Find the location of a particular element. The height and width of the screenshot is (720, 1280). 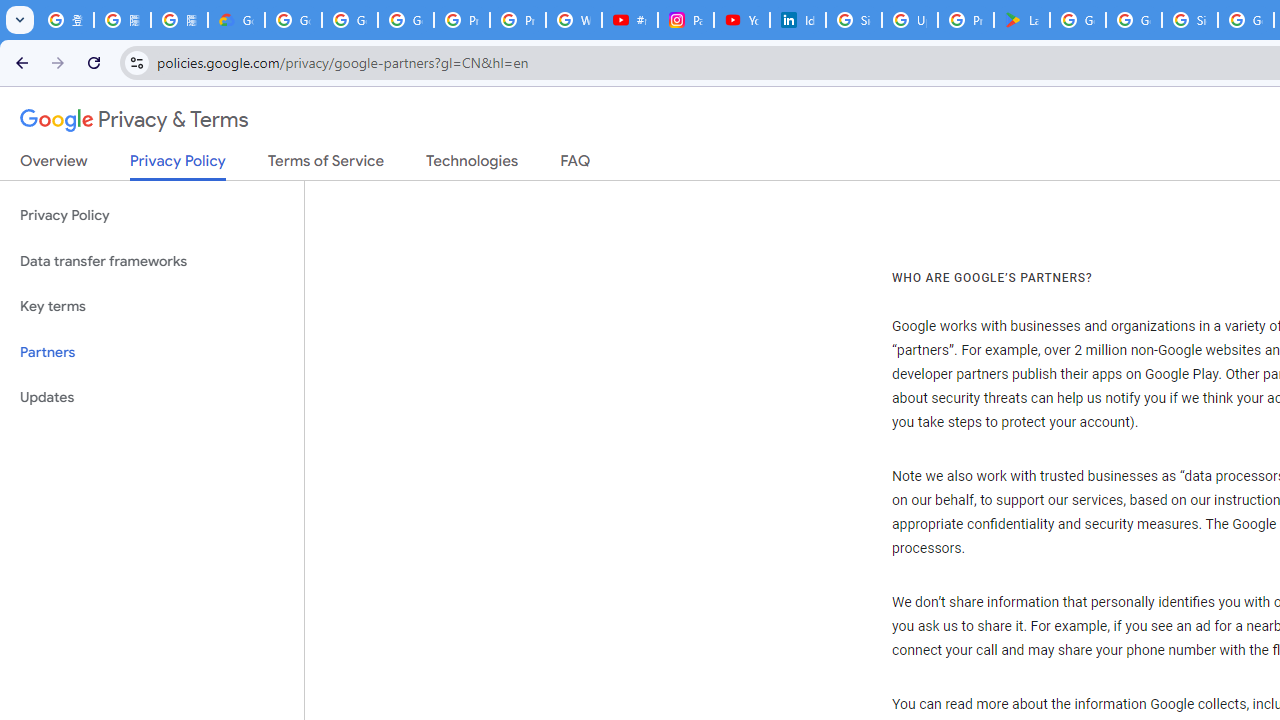

'Privacy & Terms' is located at coordinates (134, 120).